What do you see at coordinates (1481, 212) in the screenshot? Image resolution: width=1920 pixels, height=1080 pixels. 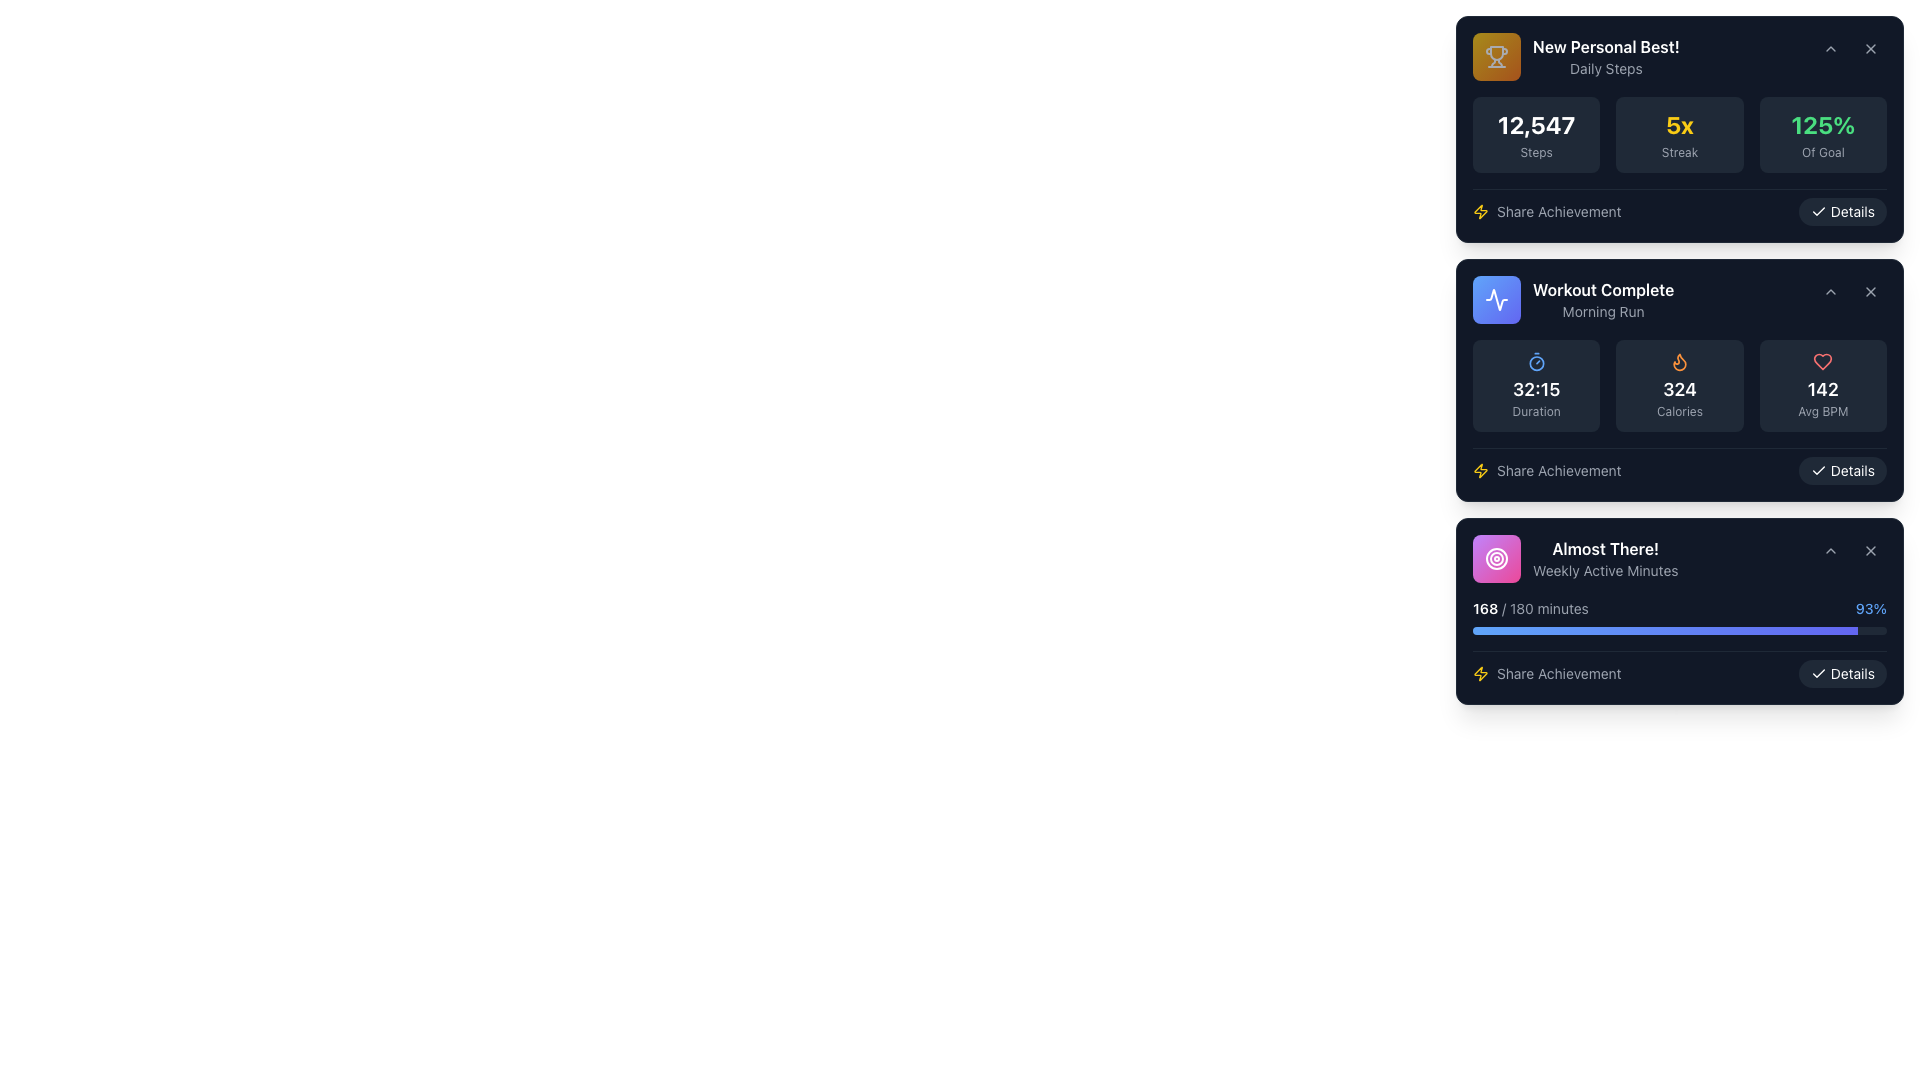 I see `the static representation of the yellow lightning bolt icon located in the bottom-left corner of the 'Workout Complete' card, adjacent to the 'Share Achievement' label` at bounding box center [1481, 212].